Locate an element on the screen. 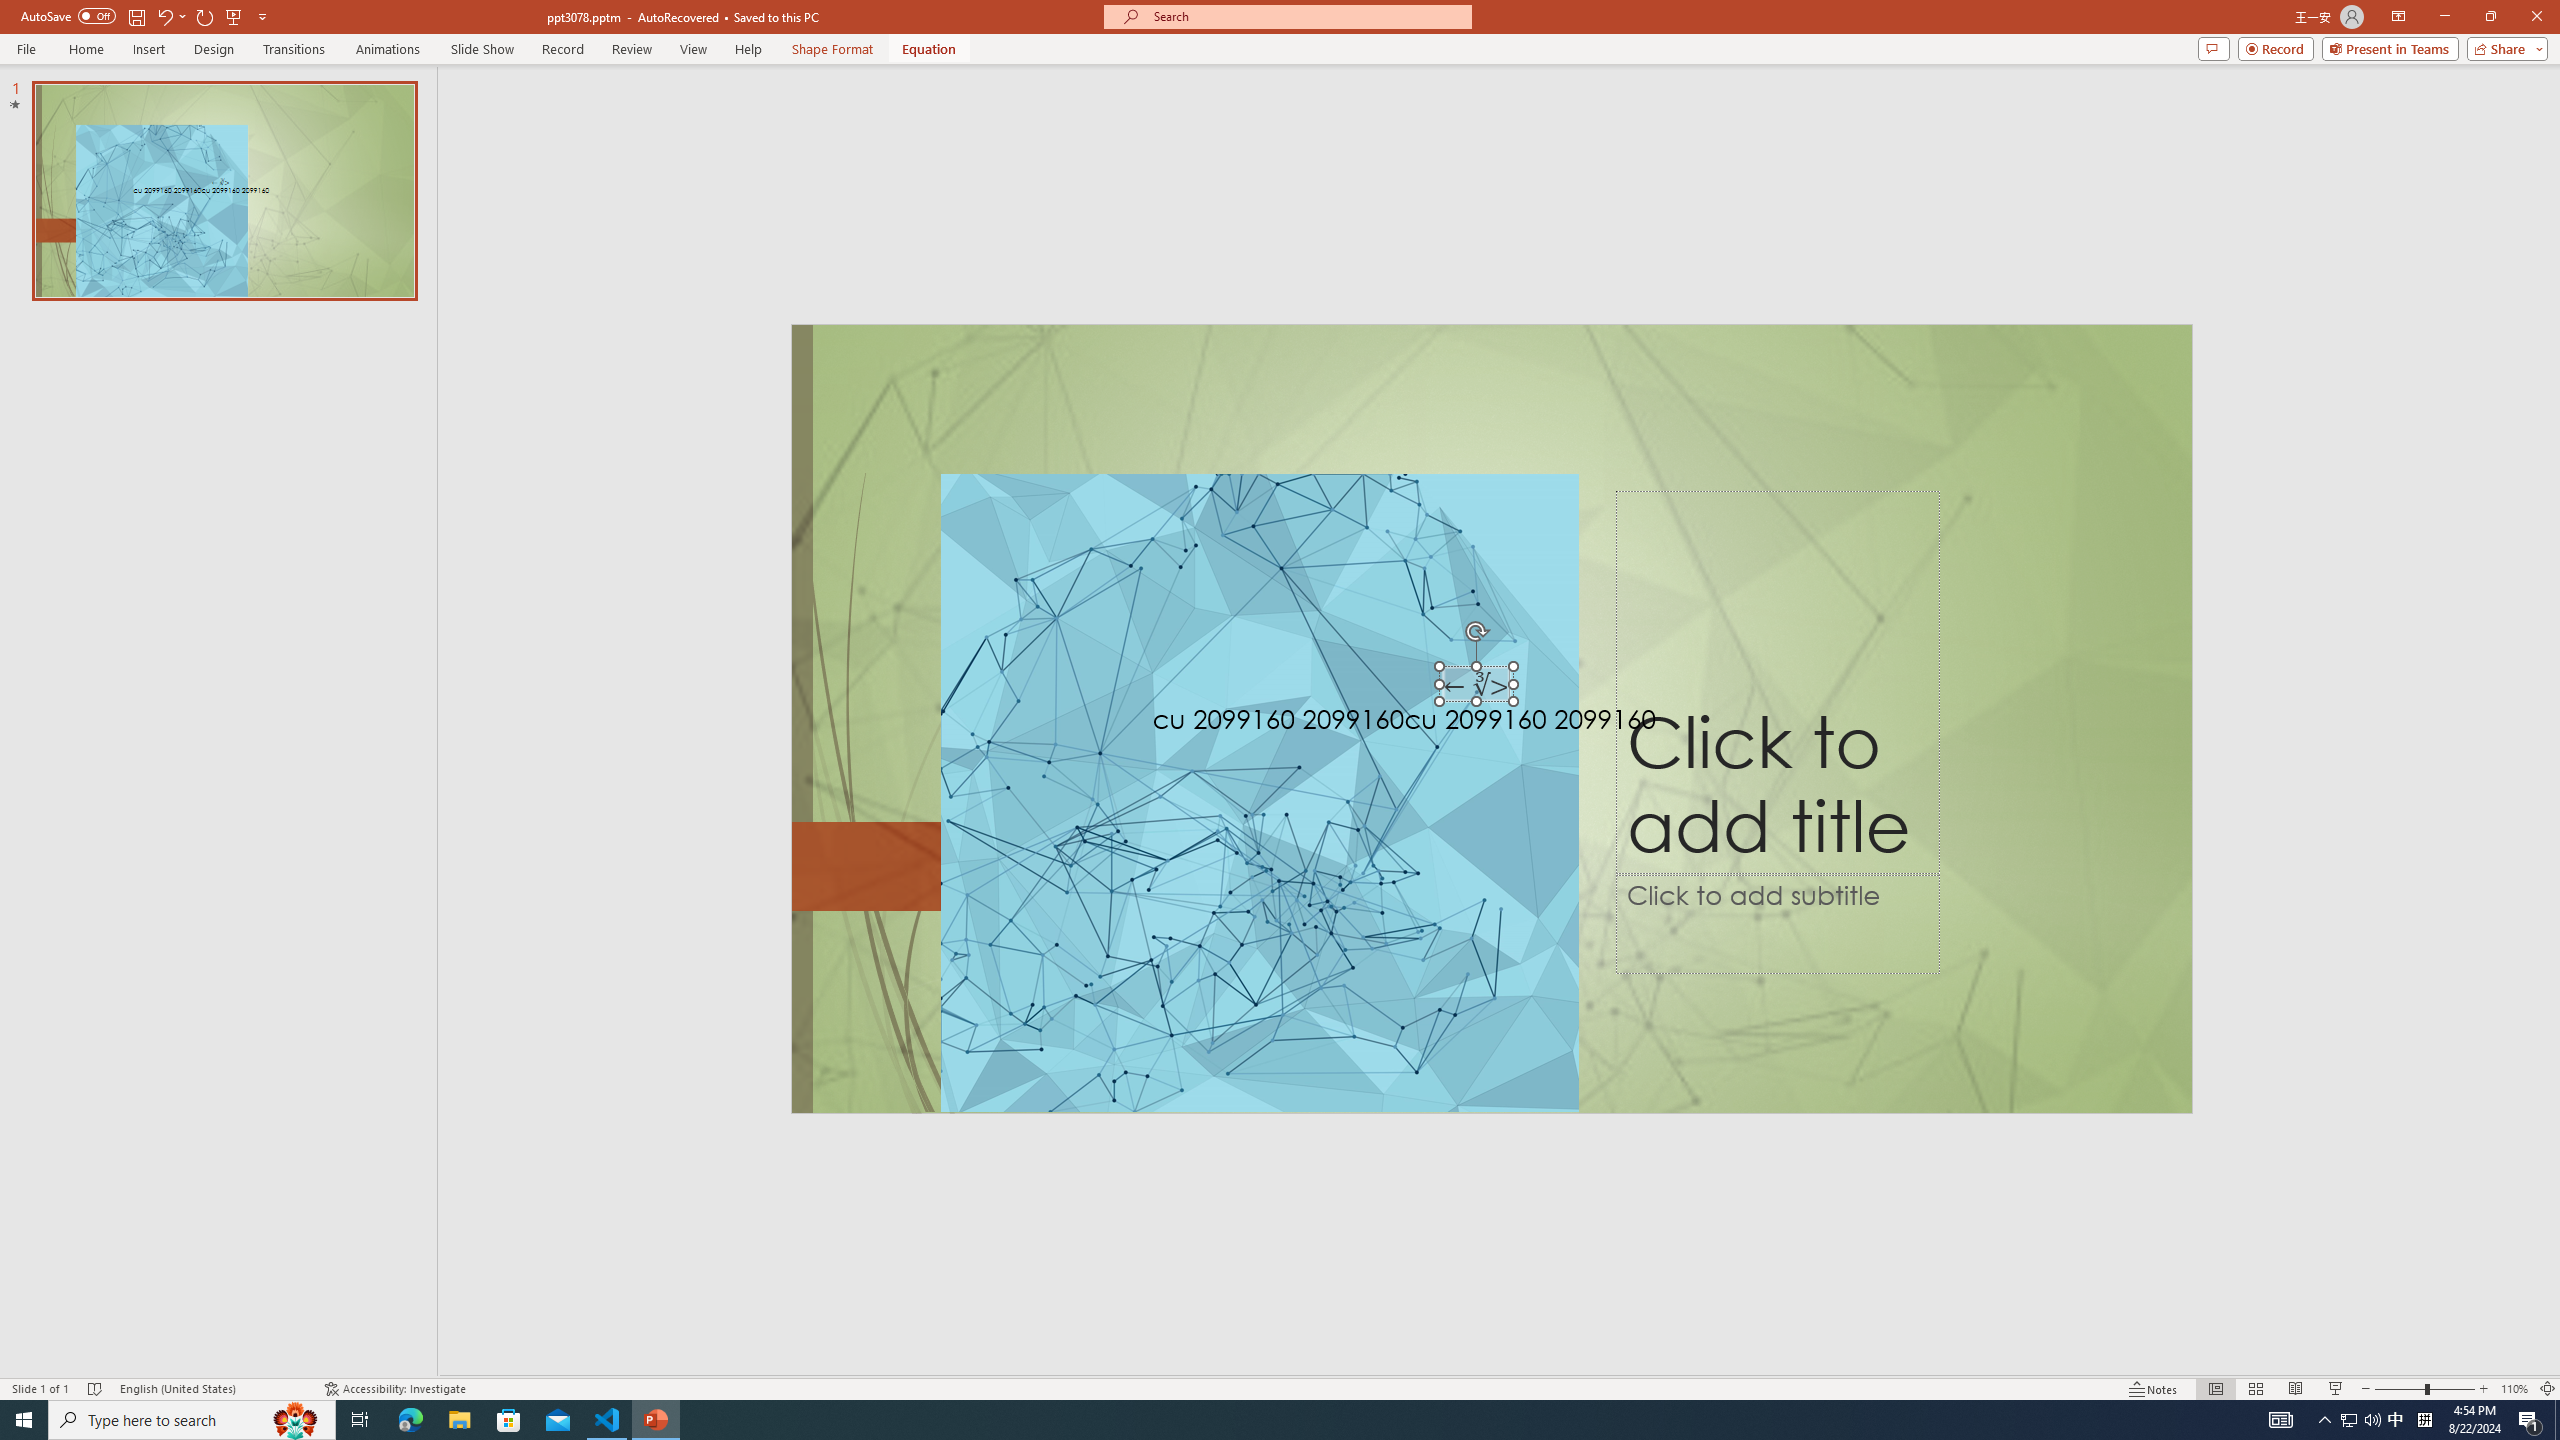  'Zoom 110%' is located at coordinates (2515, 1389).